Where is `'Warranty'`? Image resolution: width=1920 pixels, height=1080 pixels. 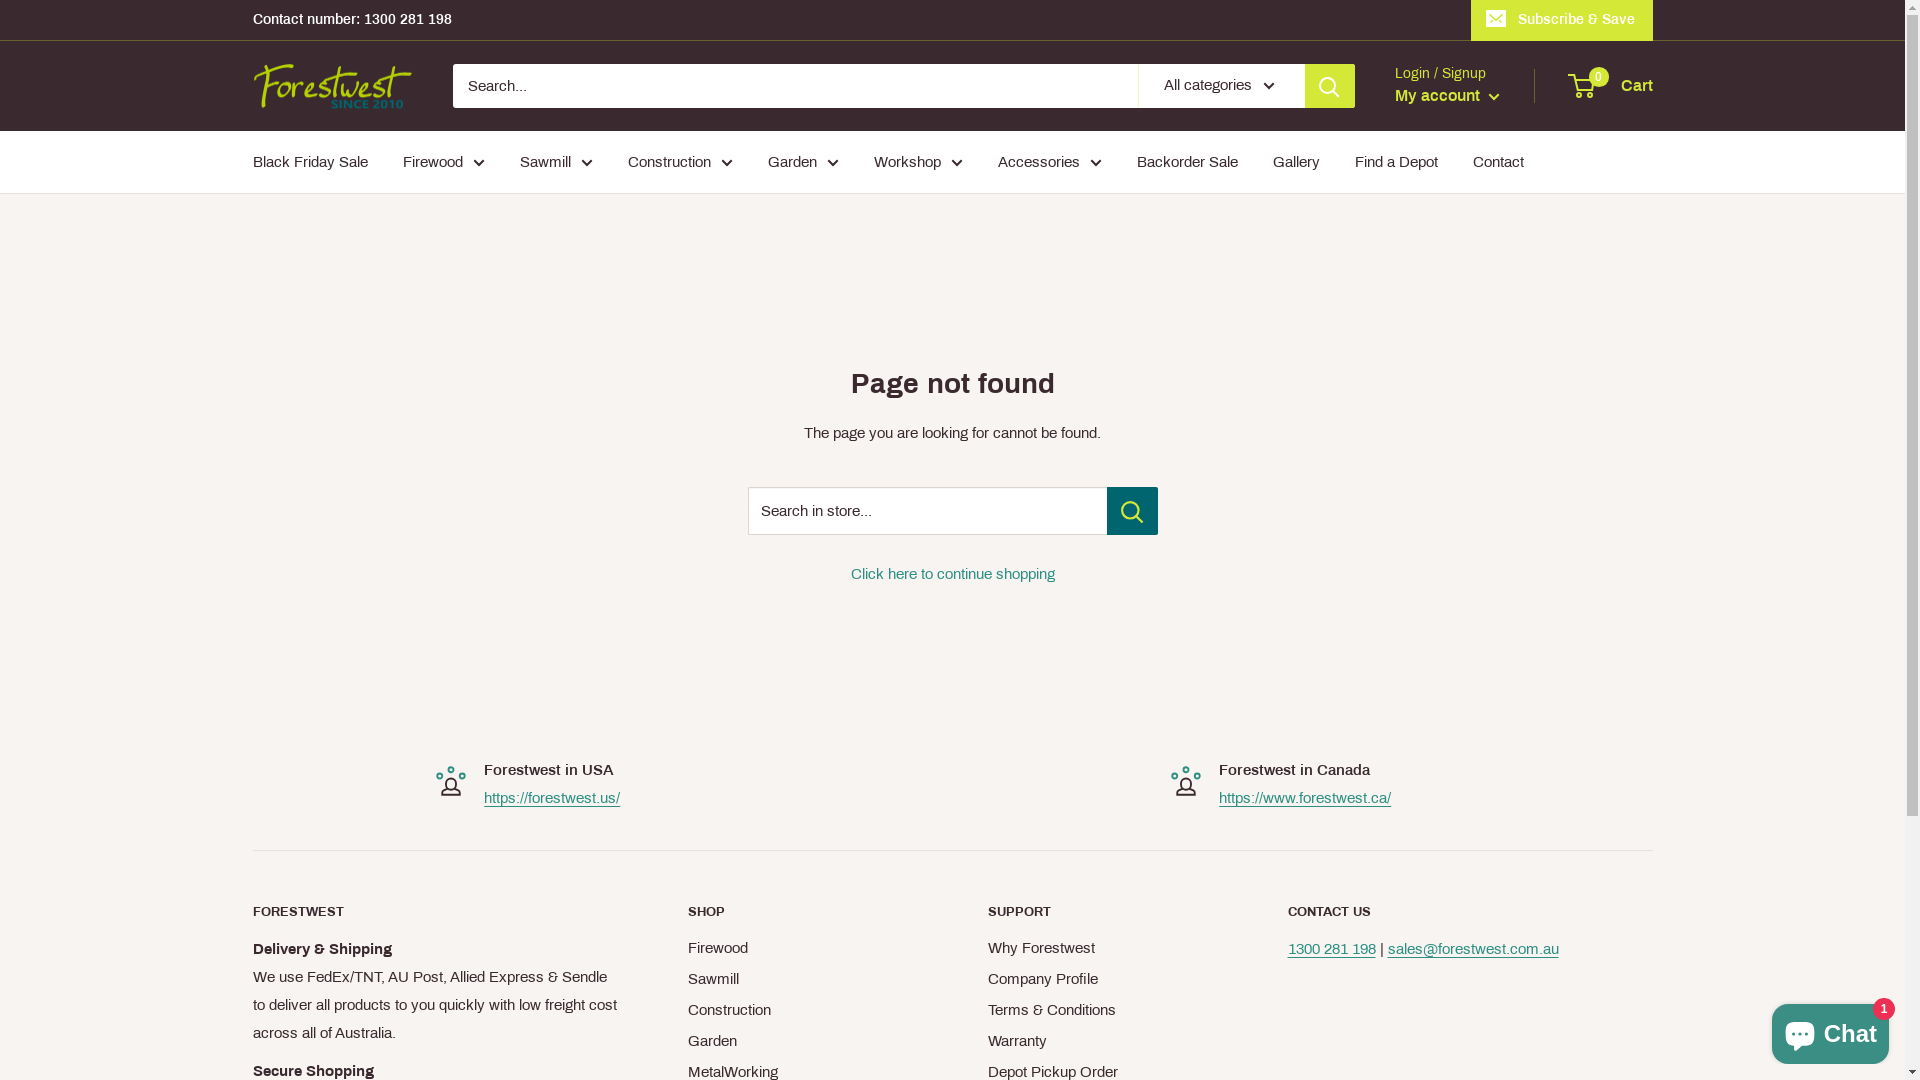
'Warranty' is located at coordinates (1102, 1040).